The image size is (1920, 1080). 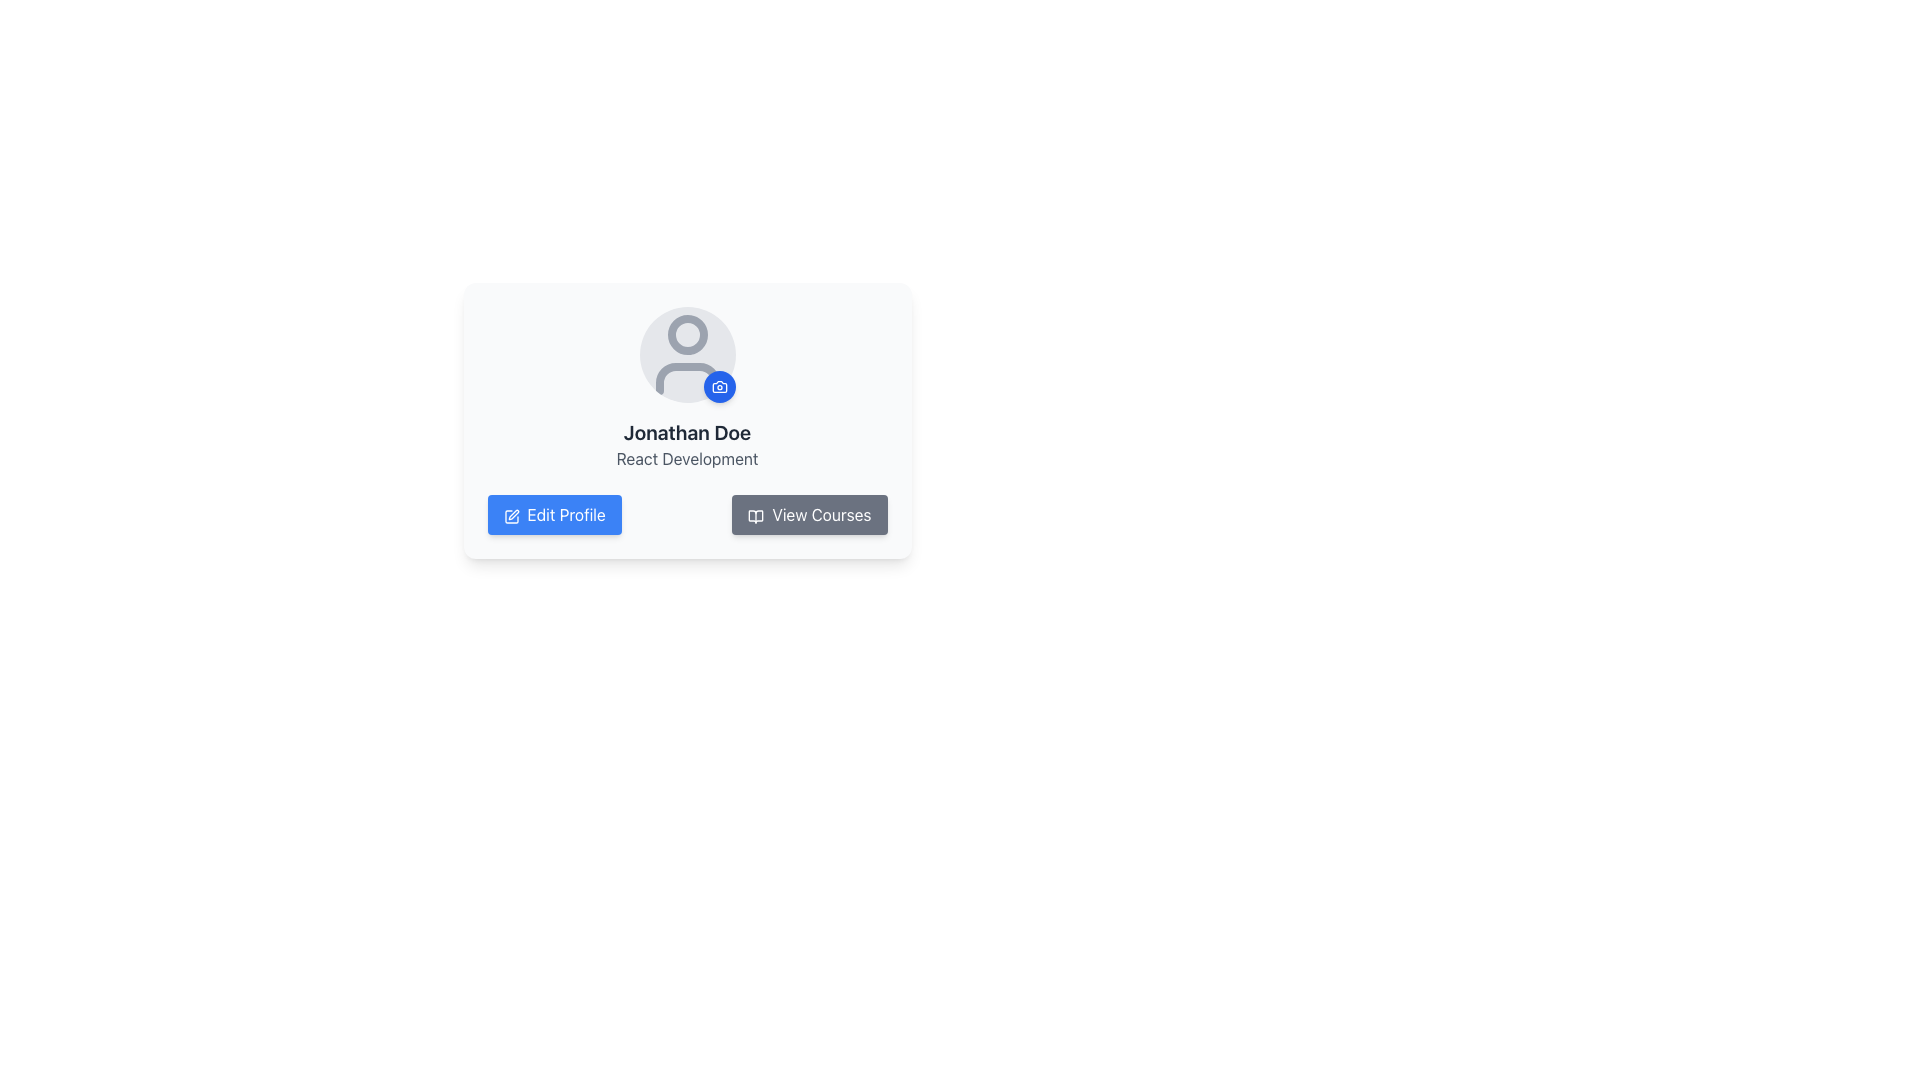 What do you see at coordinates (719, 386) in the screenshot?
I see `the circular blue button with a camera icon located at the bottom-right corner of the profile picture to potentially see a tooltip` at bounding box center [719, 386].